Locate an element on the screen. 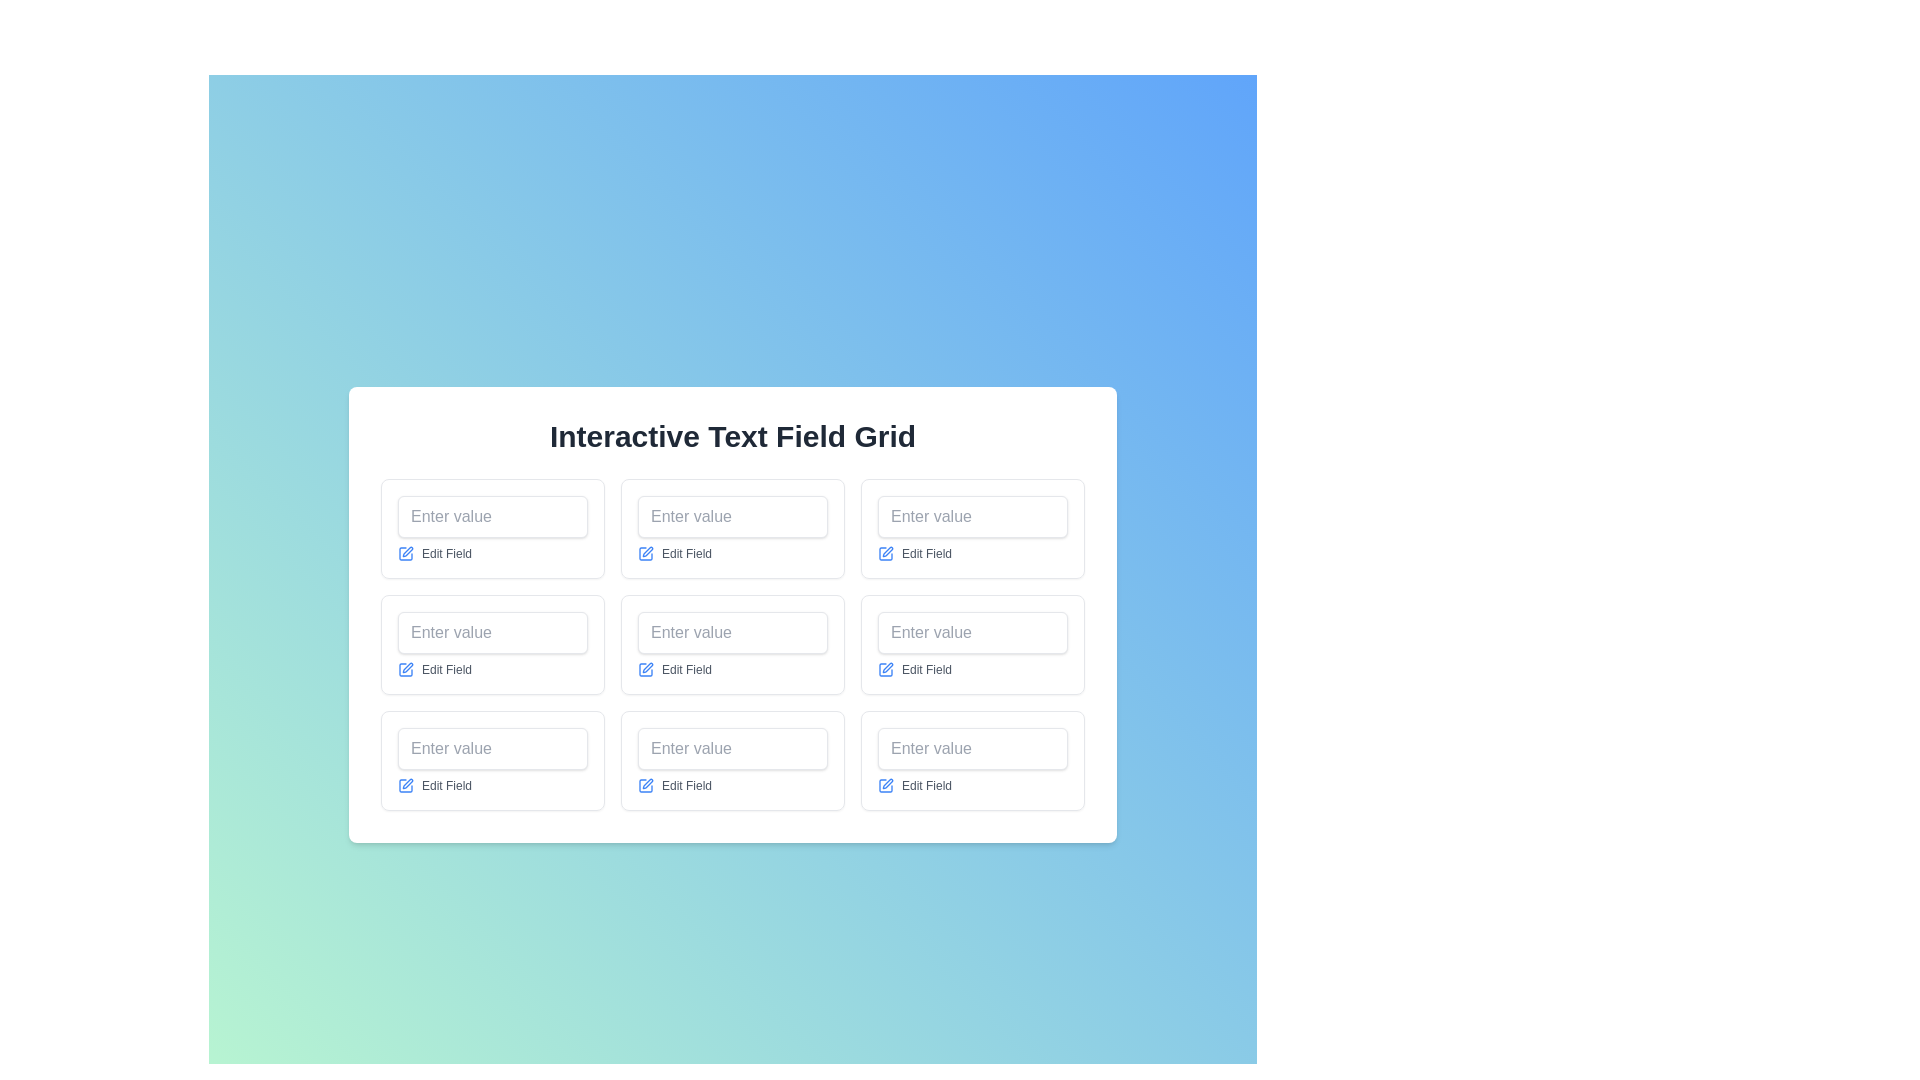 The width and height of the screenshot is (1920, 1080). the edit action icon located at the bottom right corner of the grid, adjacent to the 'Edit Field' text is located at coordinates (885, 785).